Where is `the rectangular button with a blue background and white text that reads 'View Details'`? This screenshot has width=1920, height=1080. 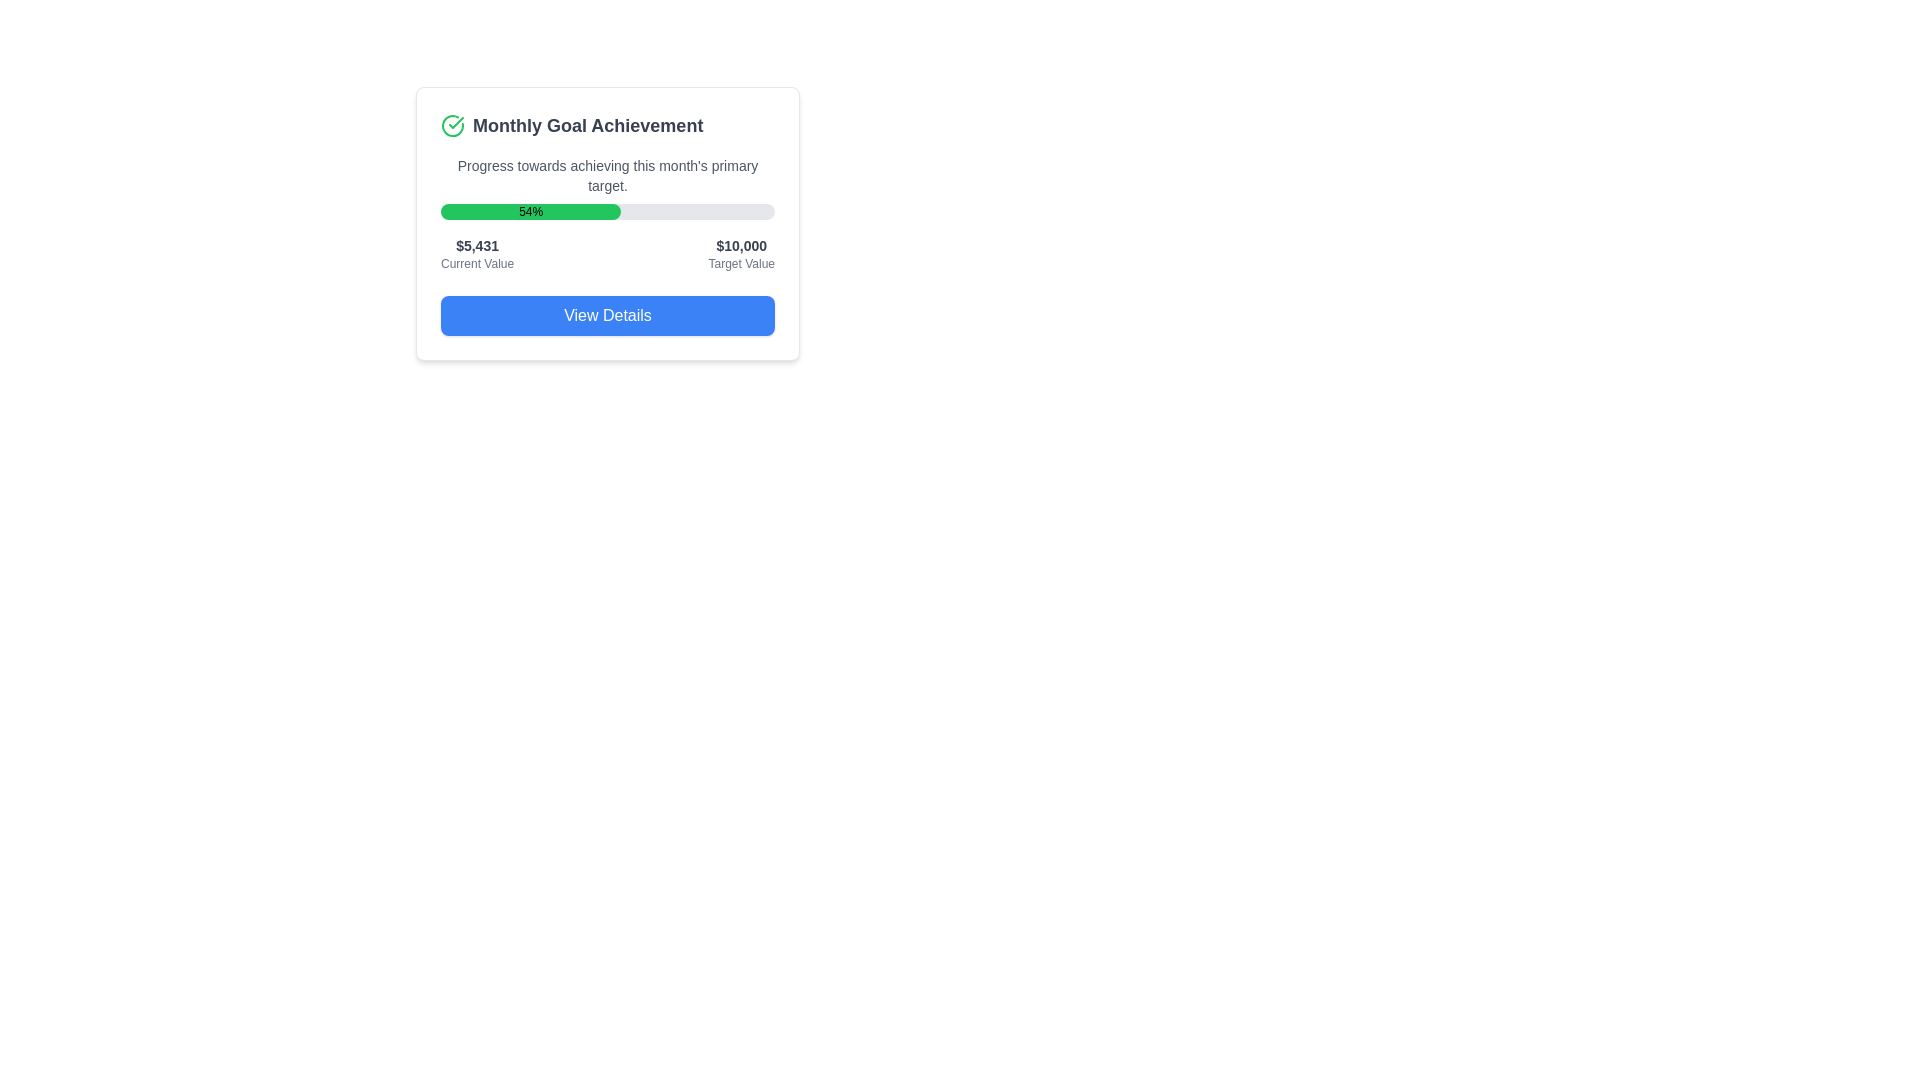 the rectangular button with a blue background and white text that reads 'View Details' is located at coordinates (607, 315).